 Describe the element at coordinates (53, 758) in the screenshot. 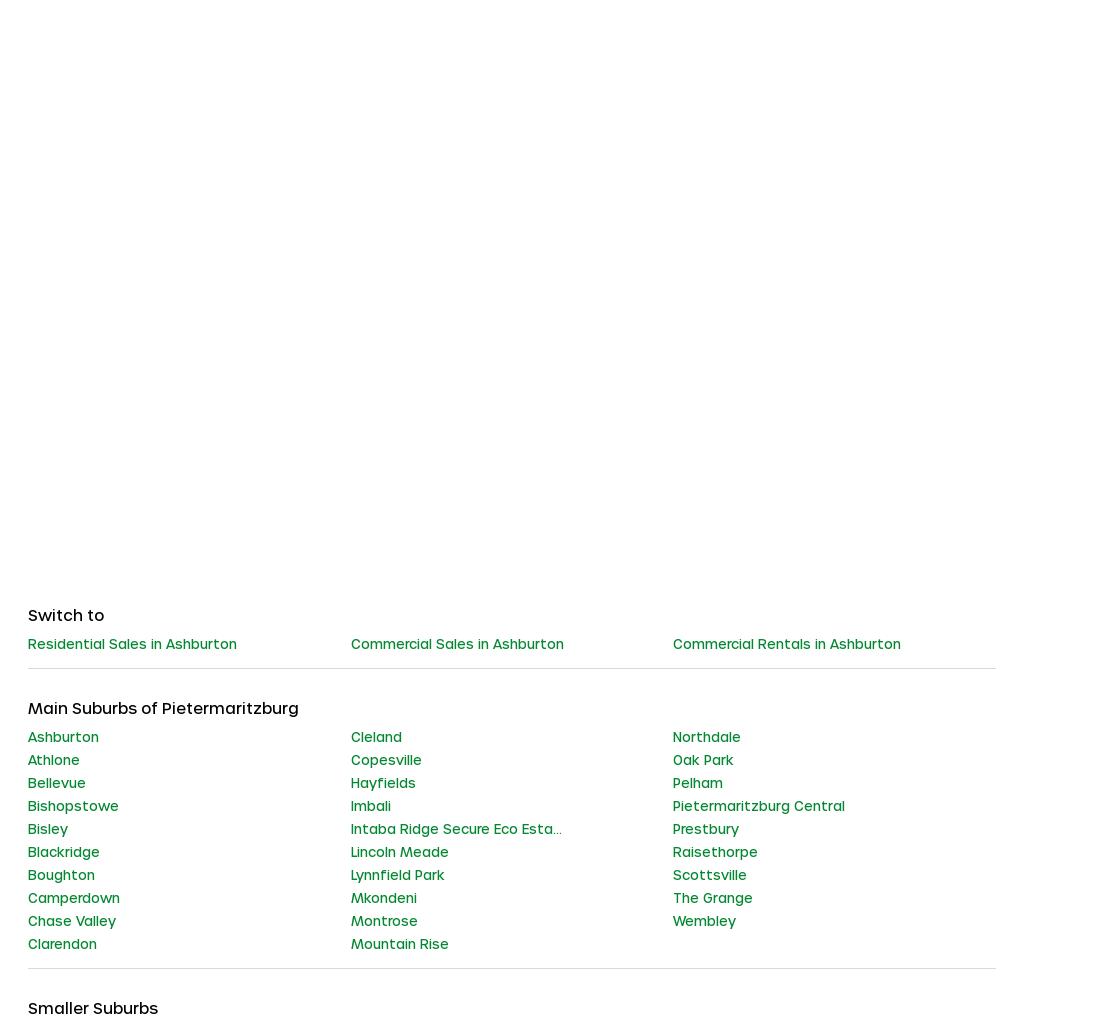

I see `'Athlone'` at that location.